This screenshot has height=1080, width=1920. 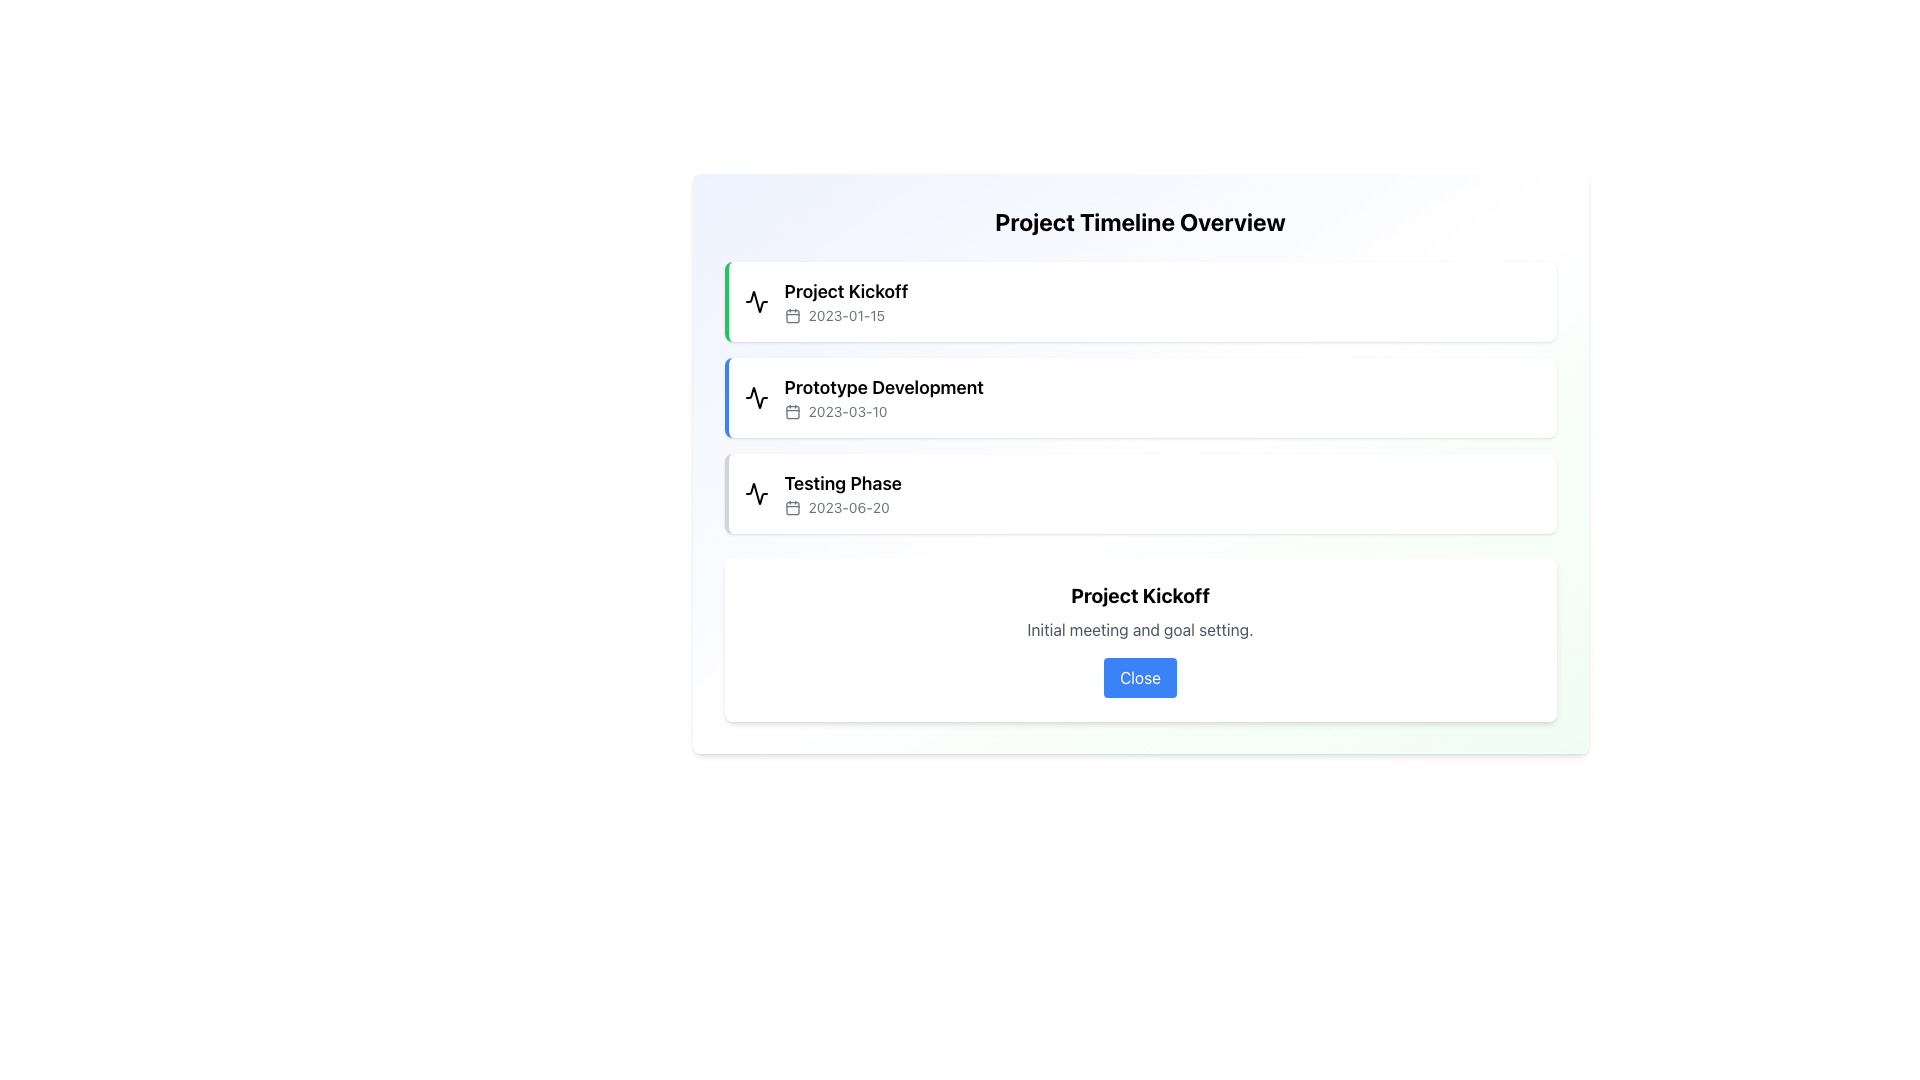 What do you see at coordinates (1140, 628) in the screenshot?
I see `the text label providing additional descriptive information regarding the 'Project Kickoff' section, located immediately below the title text 'Project Kickoff' and above the blue button labeled 'Close'` at bounding box center [1140, 628].